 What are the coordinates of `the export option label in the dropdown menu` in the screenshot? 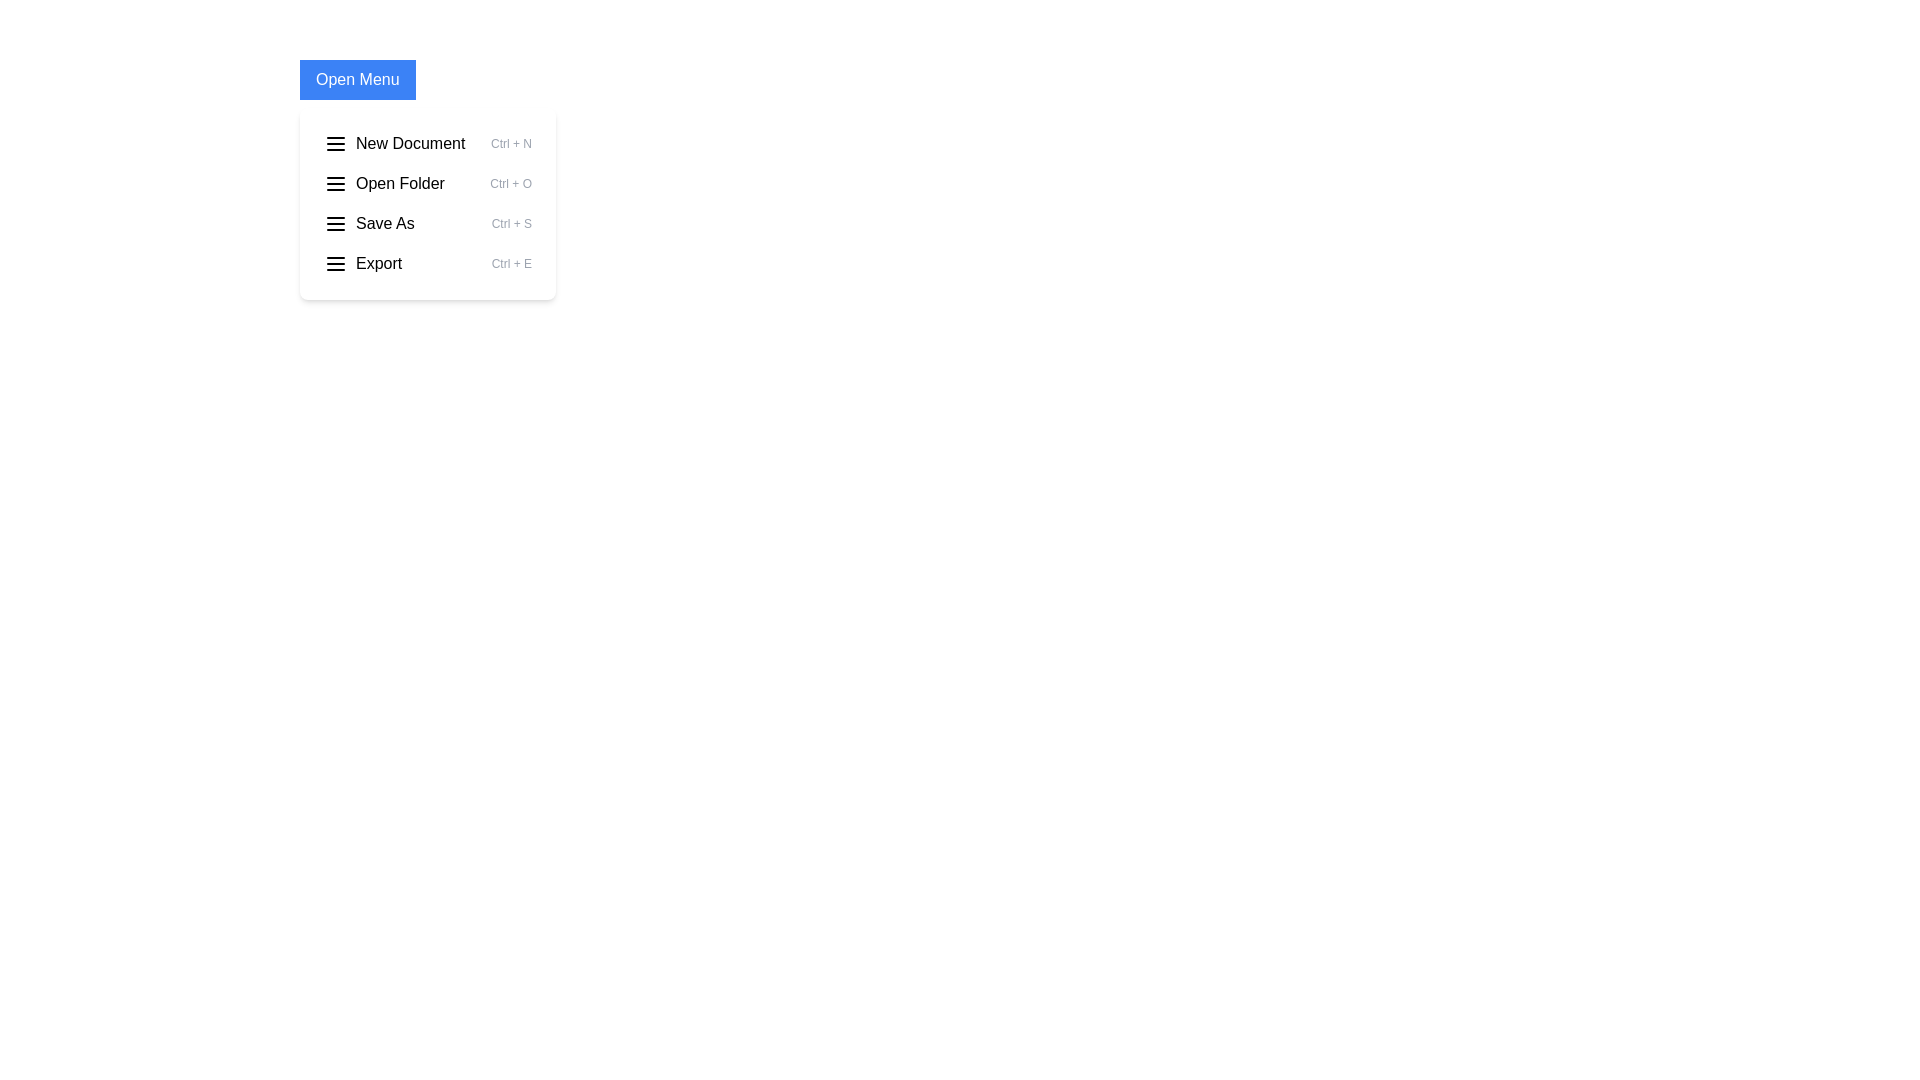 It's located at (379, 262).